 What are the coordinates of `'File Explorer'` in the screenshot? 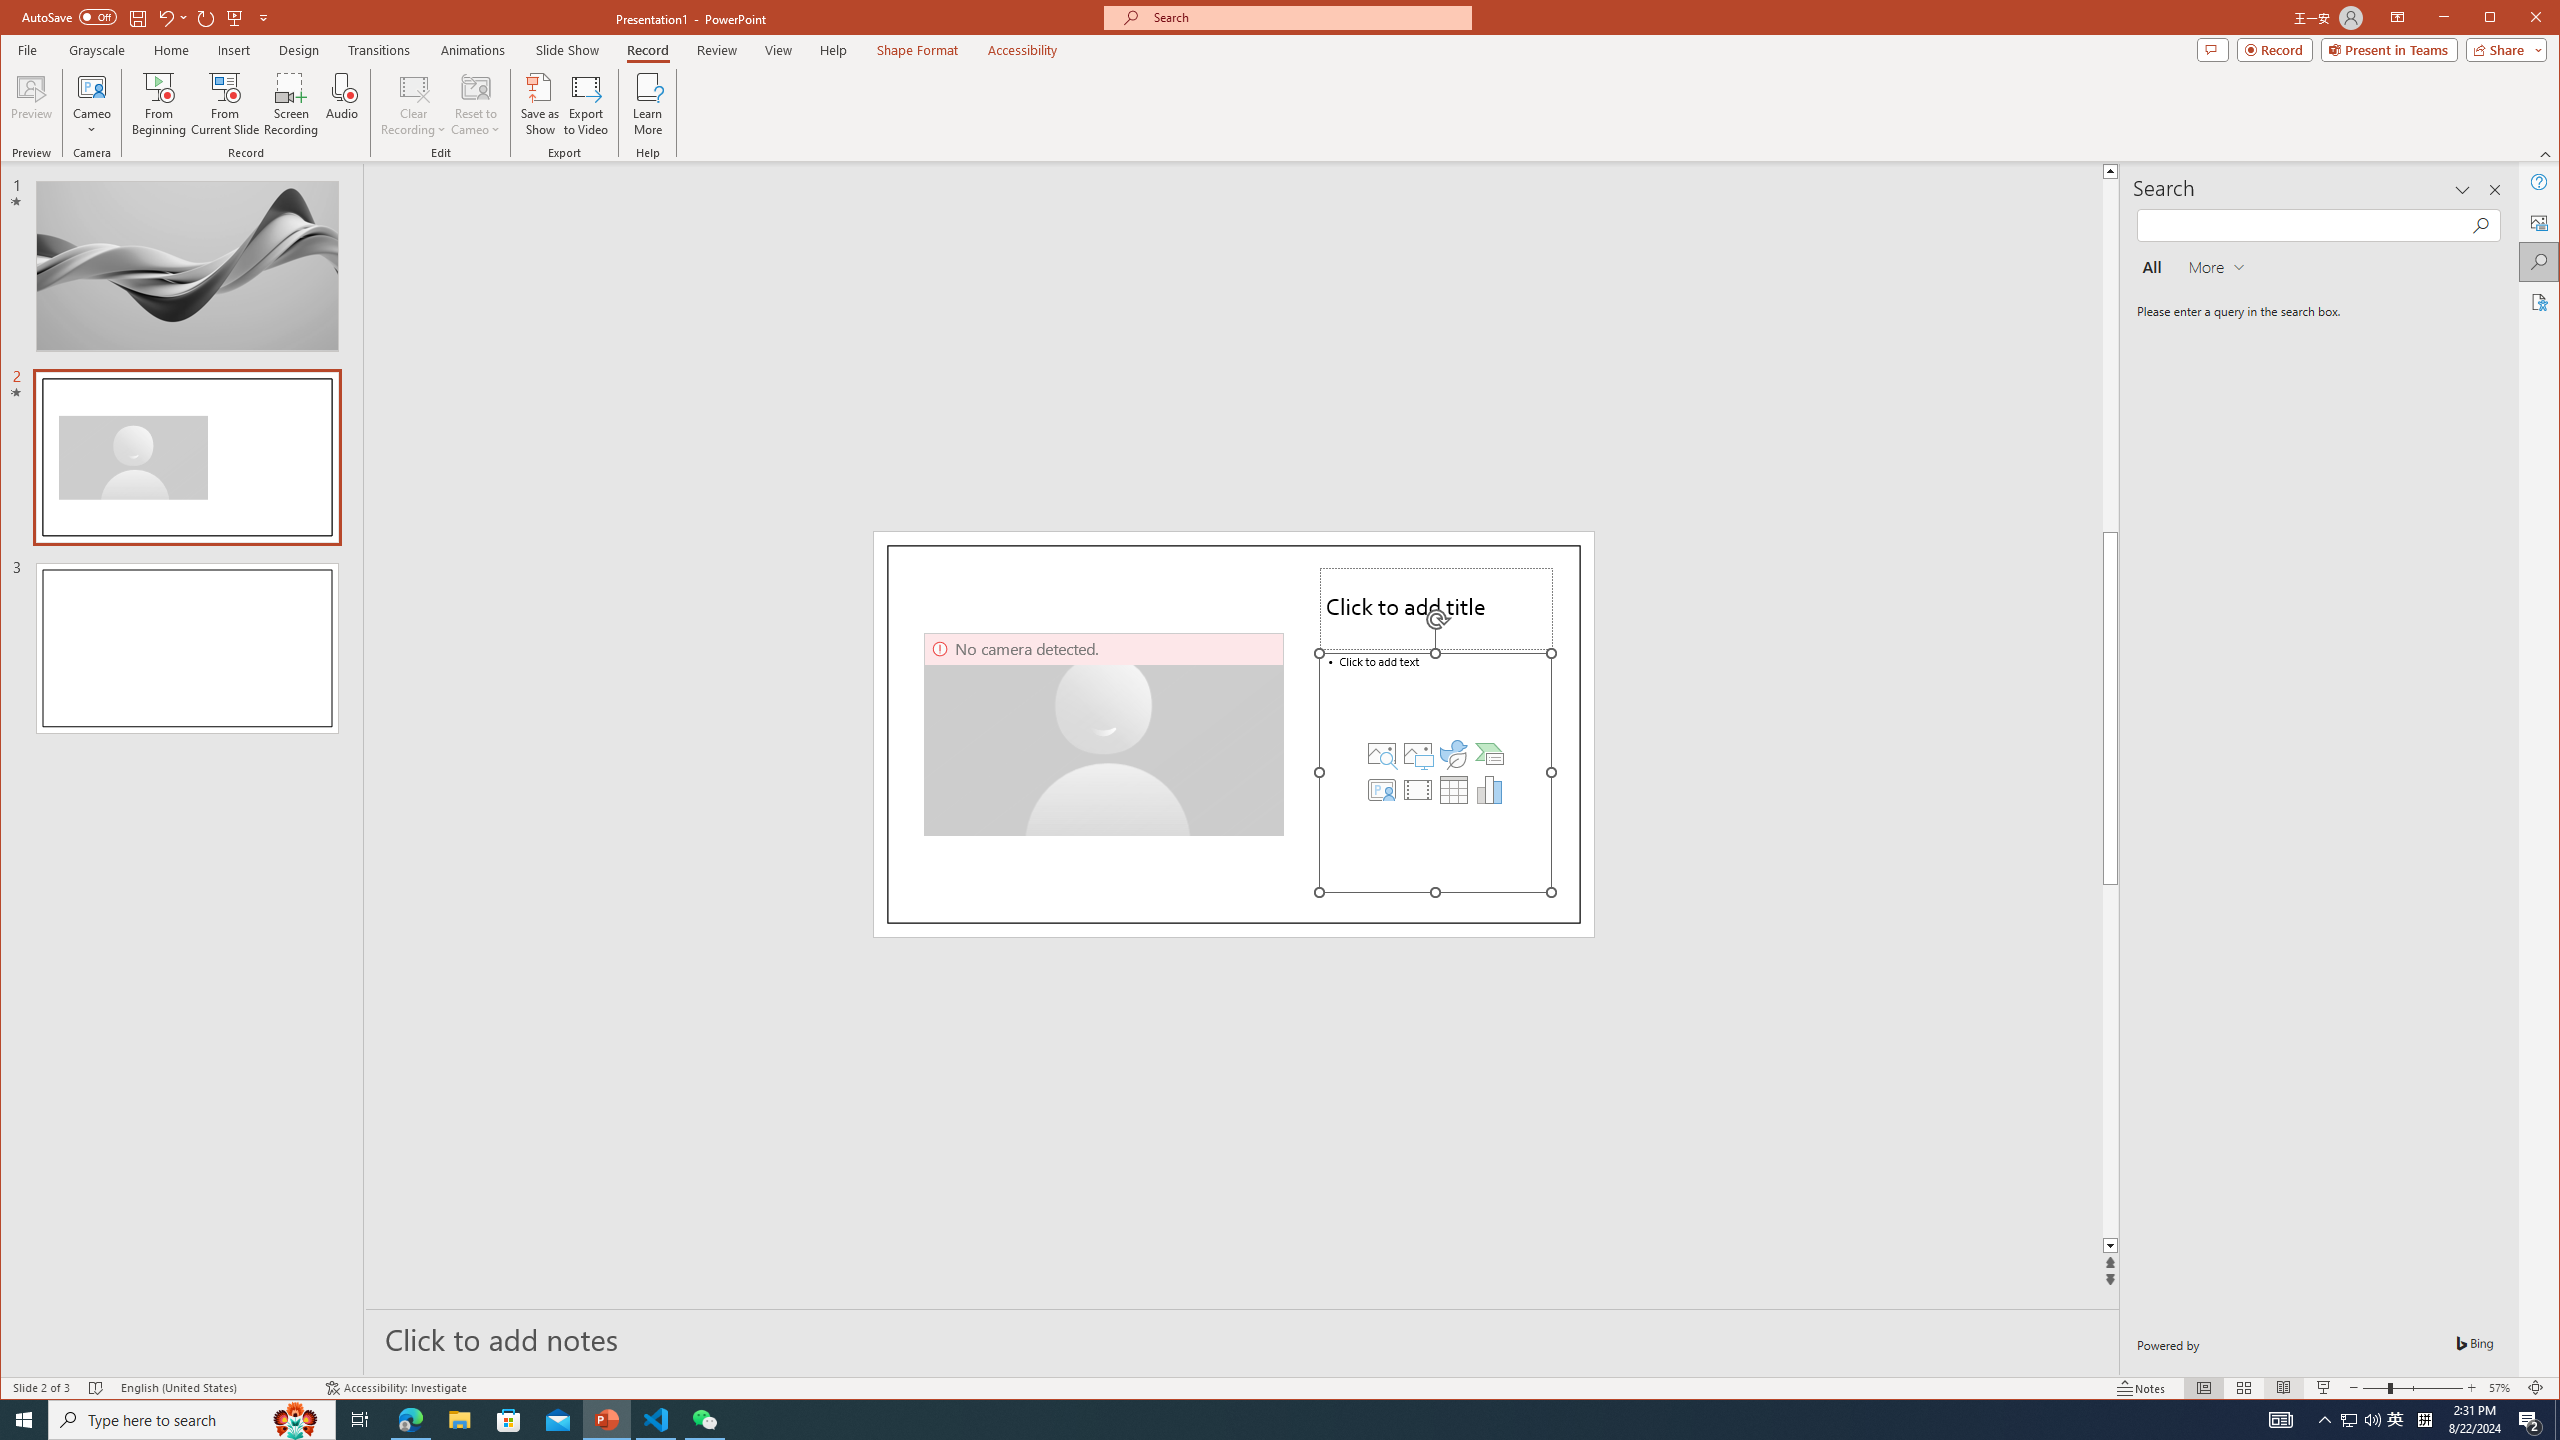 It's located at (458, 1418).